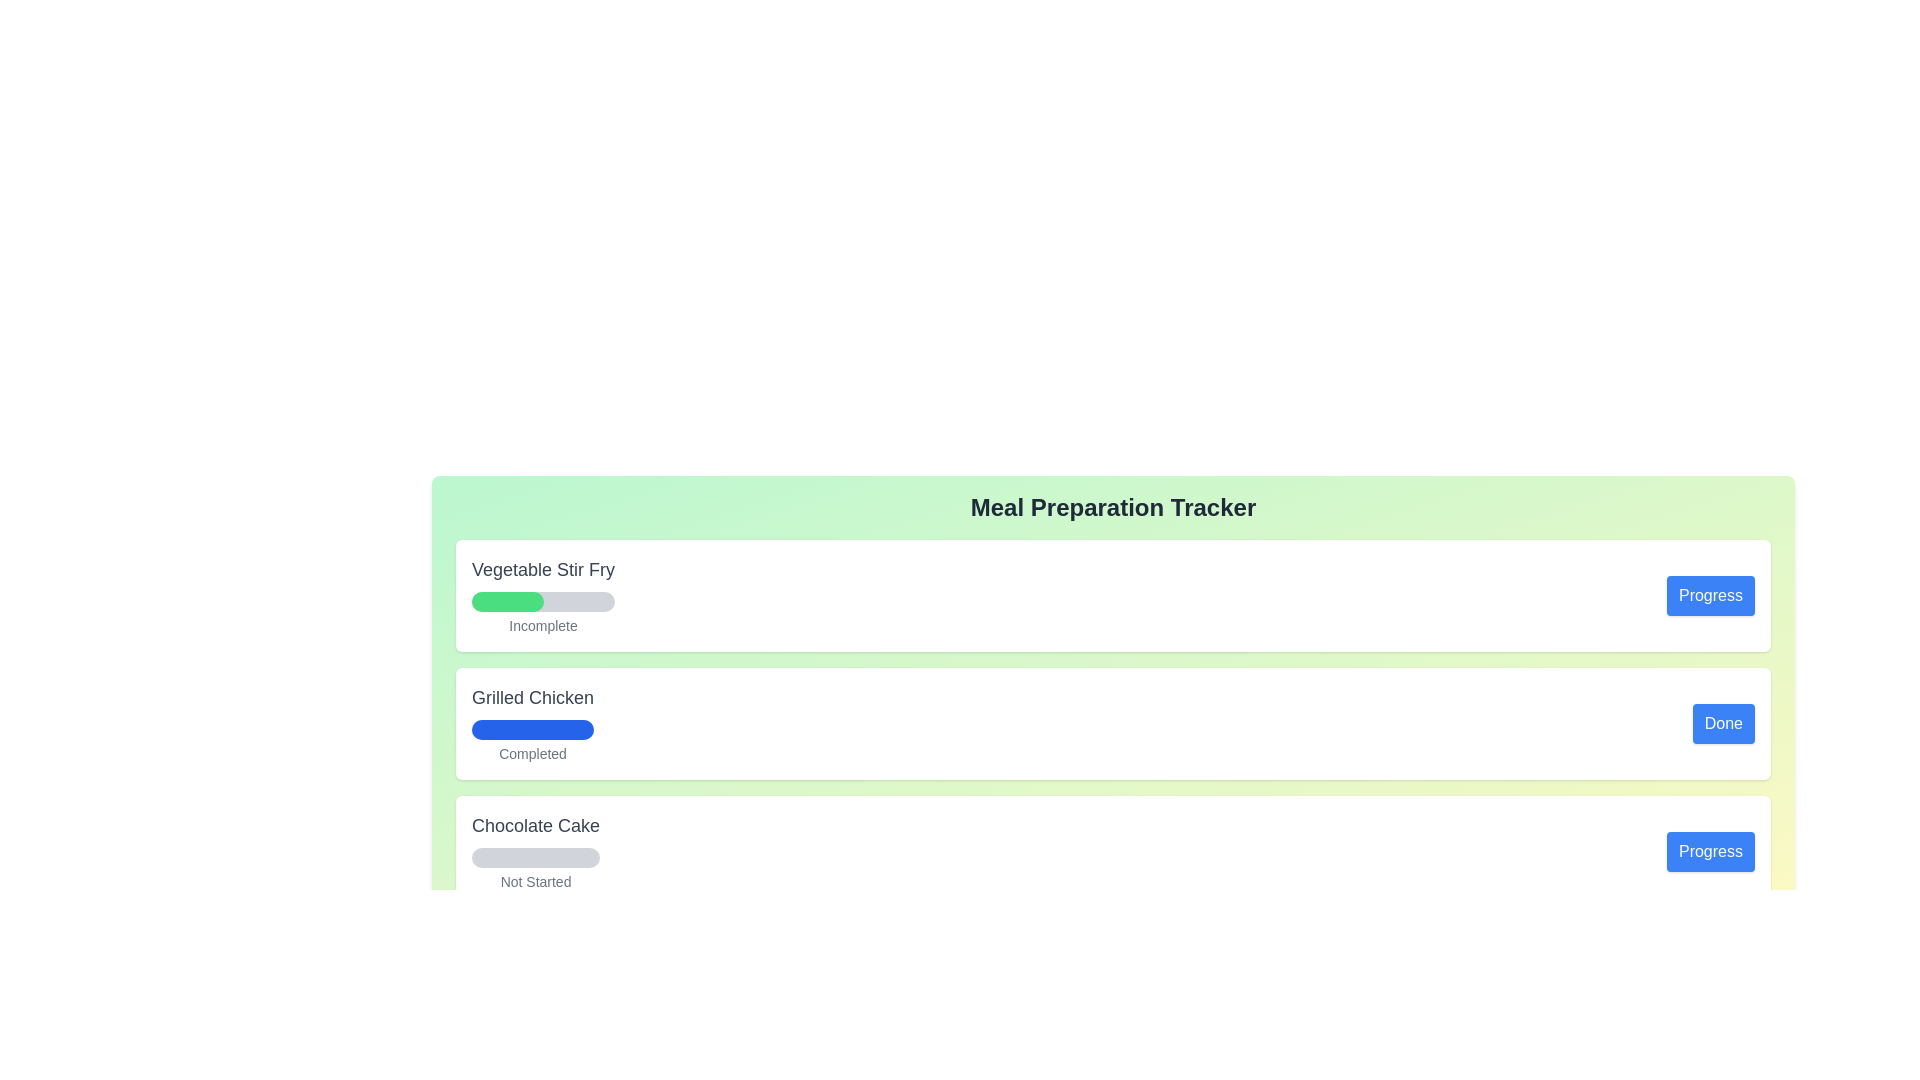 This screenshot has width=1920, height=1080. Describe the element at coordinates (536, 852) in the screenshot. I see `displayed text from the Status display component indicating the preparation status of 'Chocolate Cake'` at that location.